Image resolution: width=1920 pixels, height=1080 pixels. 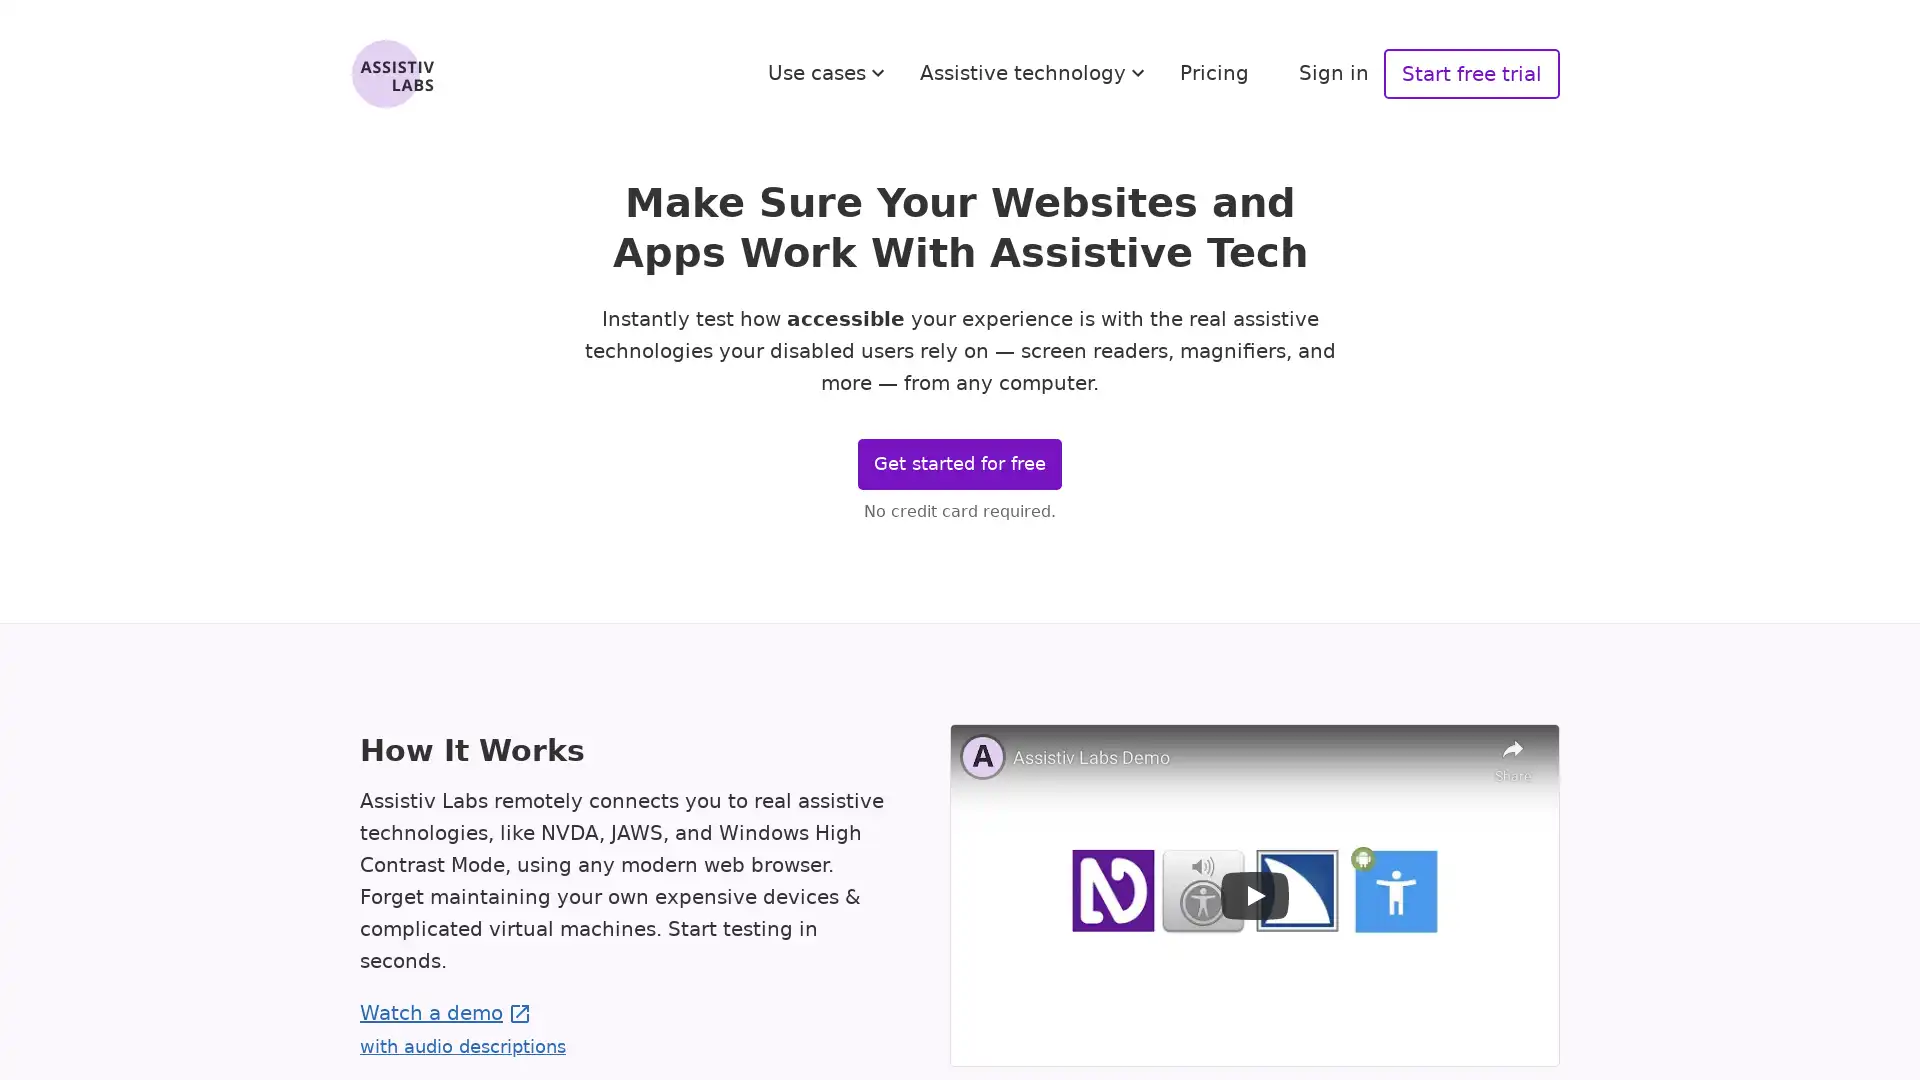 I want to click on Assistive technology, so click(x=1035, y=72).